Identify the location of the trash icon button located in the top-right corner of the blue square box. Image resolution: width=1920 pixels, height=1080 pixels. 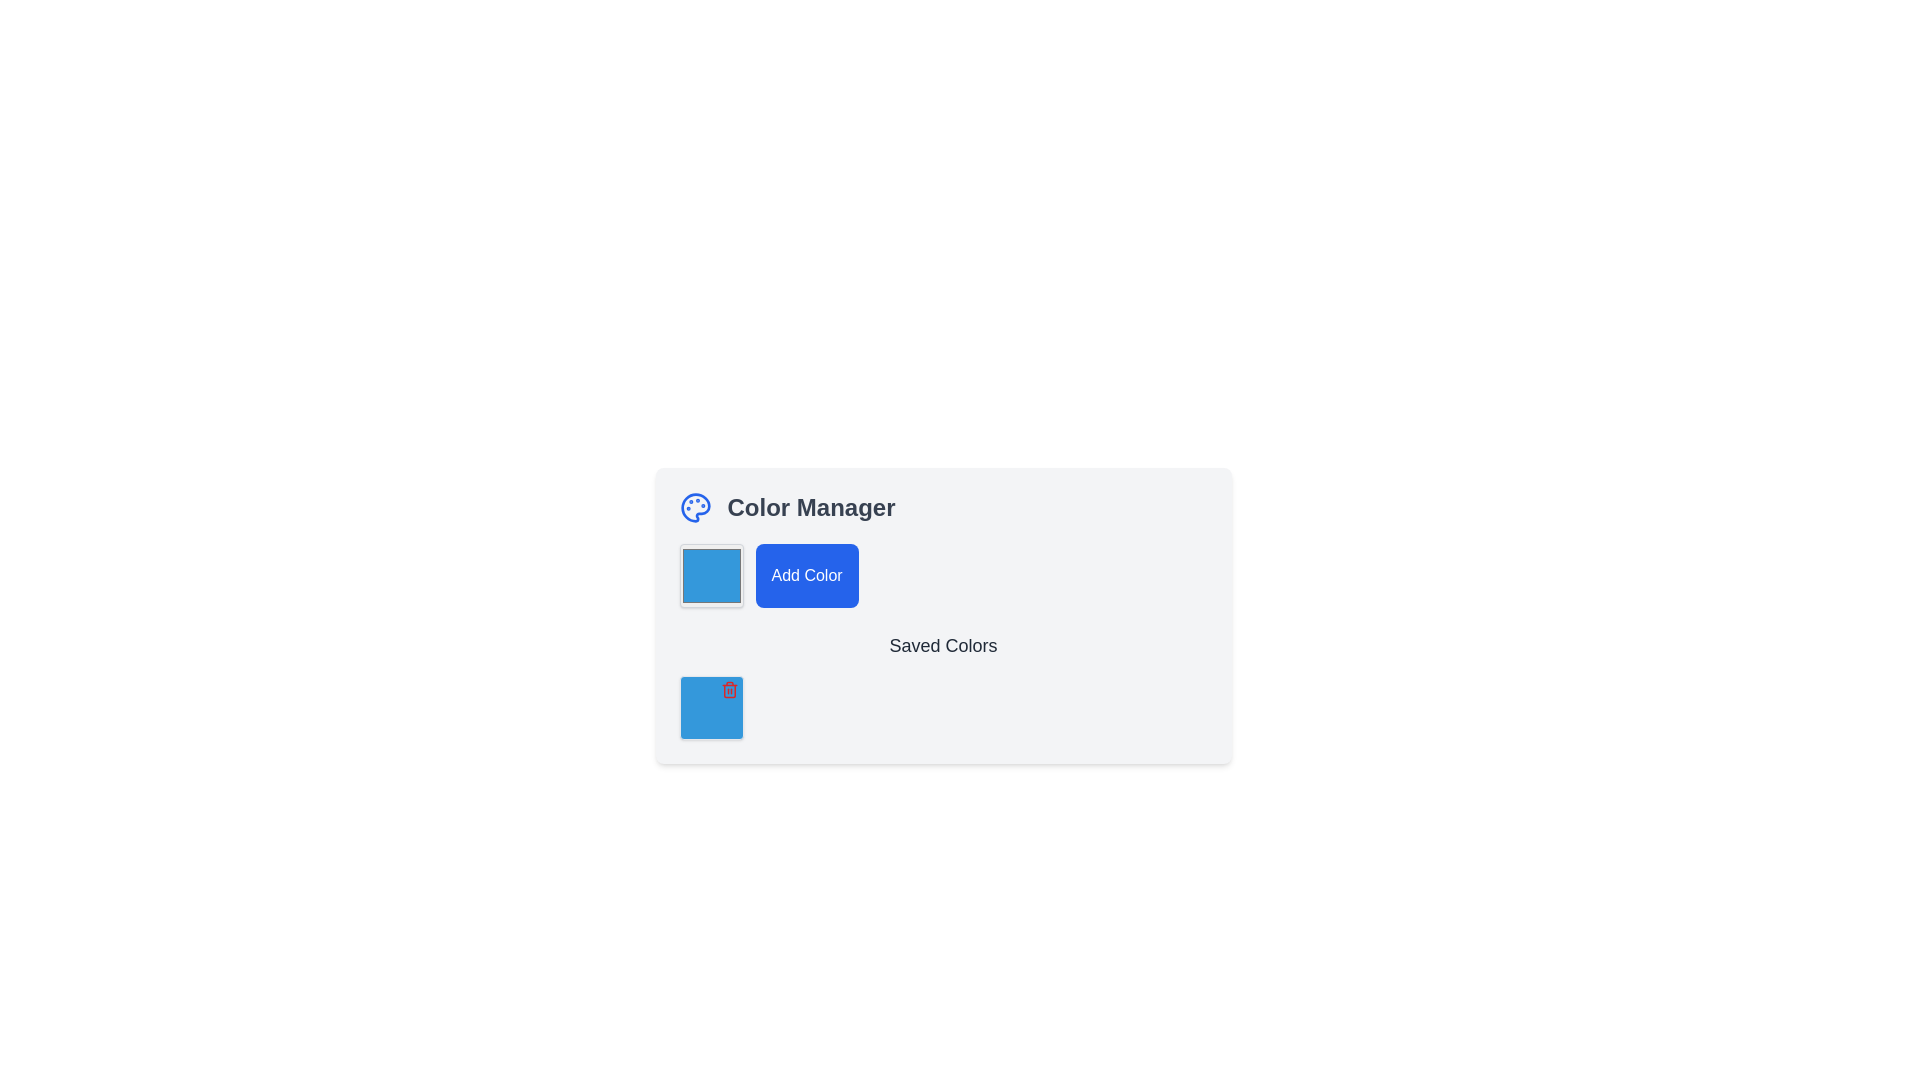
(728, 689).